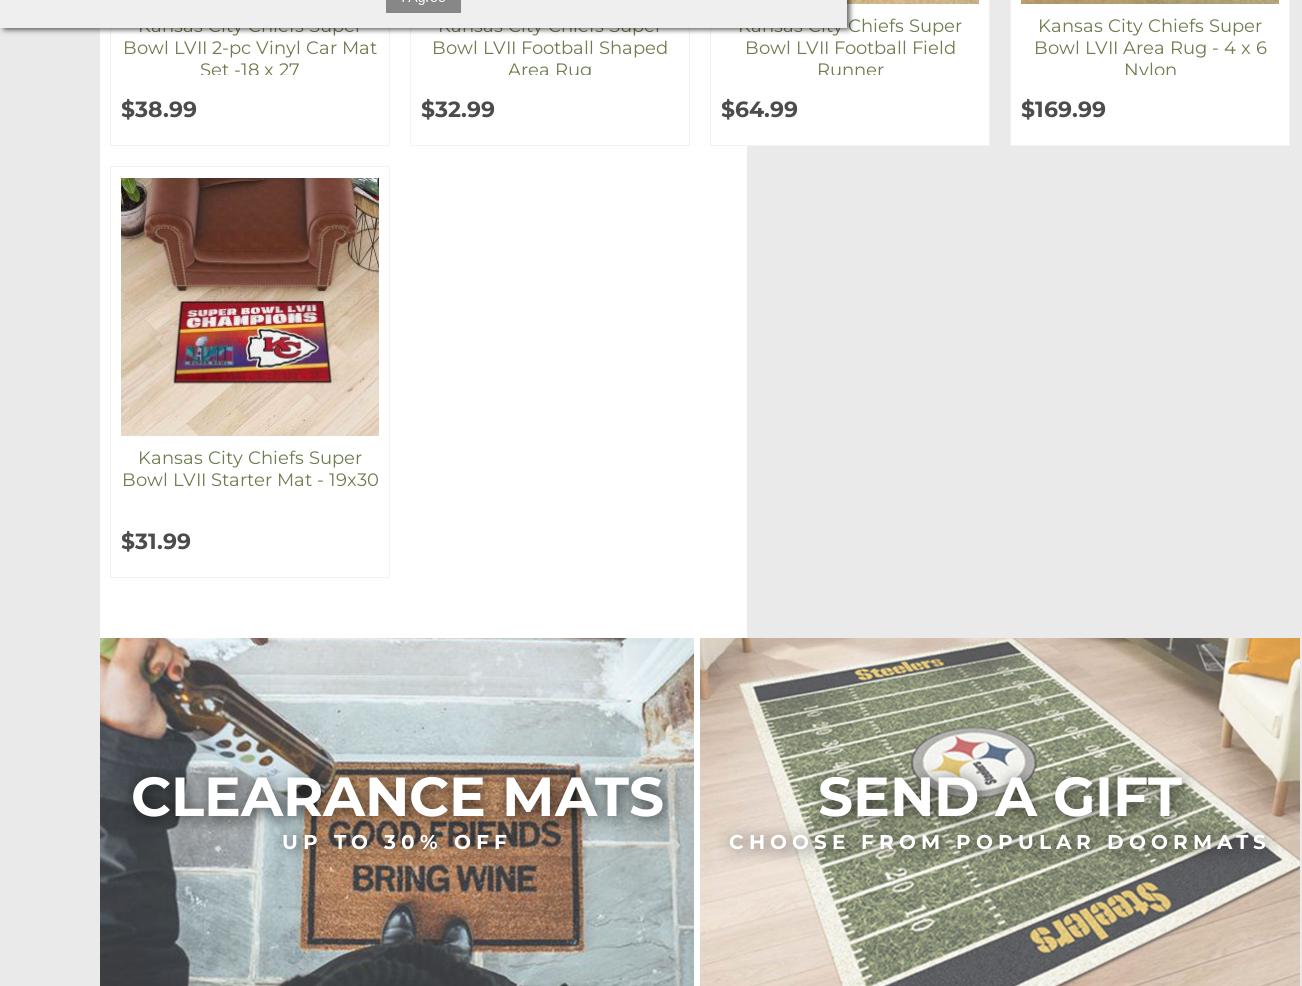  I want to click on 'Clearance Mats', so click(395, 796).